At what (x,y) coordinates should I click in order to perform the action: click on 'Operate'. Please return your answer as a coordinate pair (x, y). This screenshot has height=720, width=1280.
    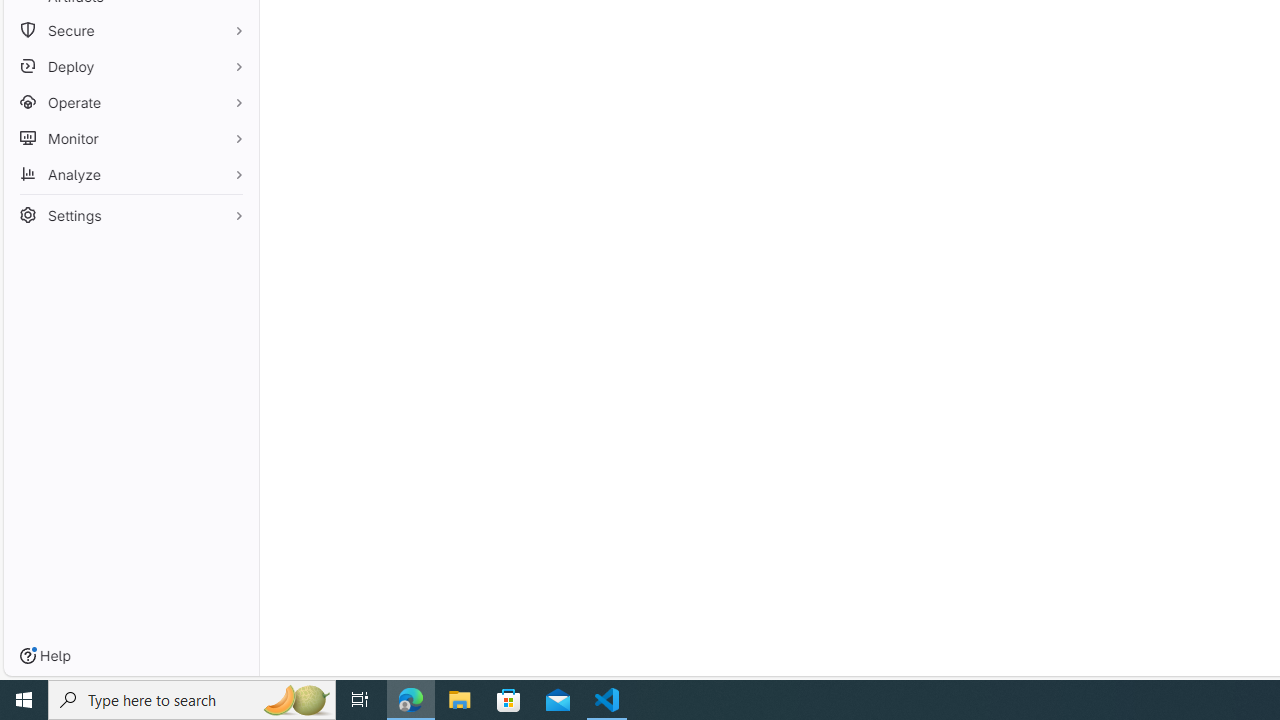
    Looking at the image, I should click on (130, 102).